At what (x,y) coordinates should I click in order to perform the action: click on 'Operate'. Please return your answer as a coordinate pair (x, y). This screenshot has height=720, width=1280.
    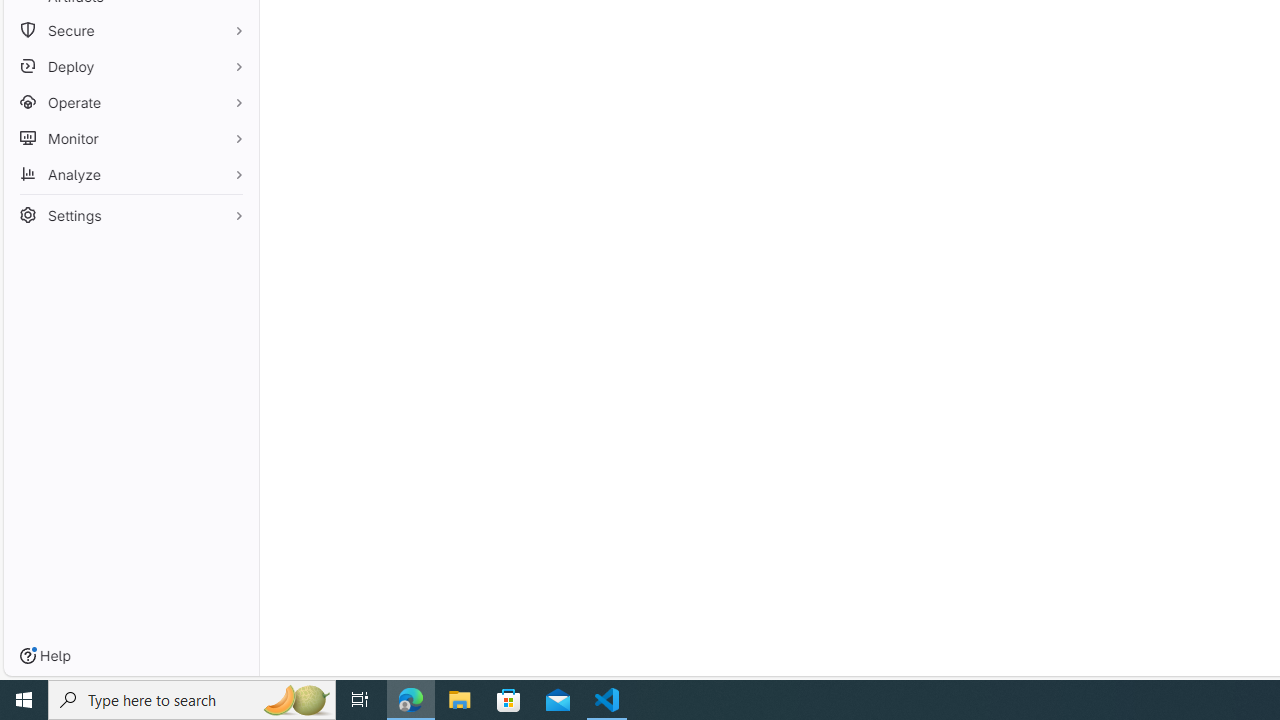
    Looking at the image, I should click on (130, 102).